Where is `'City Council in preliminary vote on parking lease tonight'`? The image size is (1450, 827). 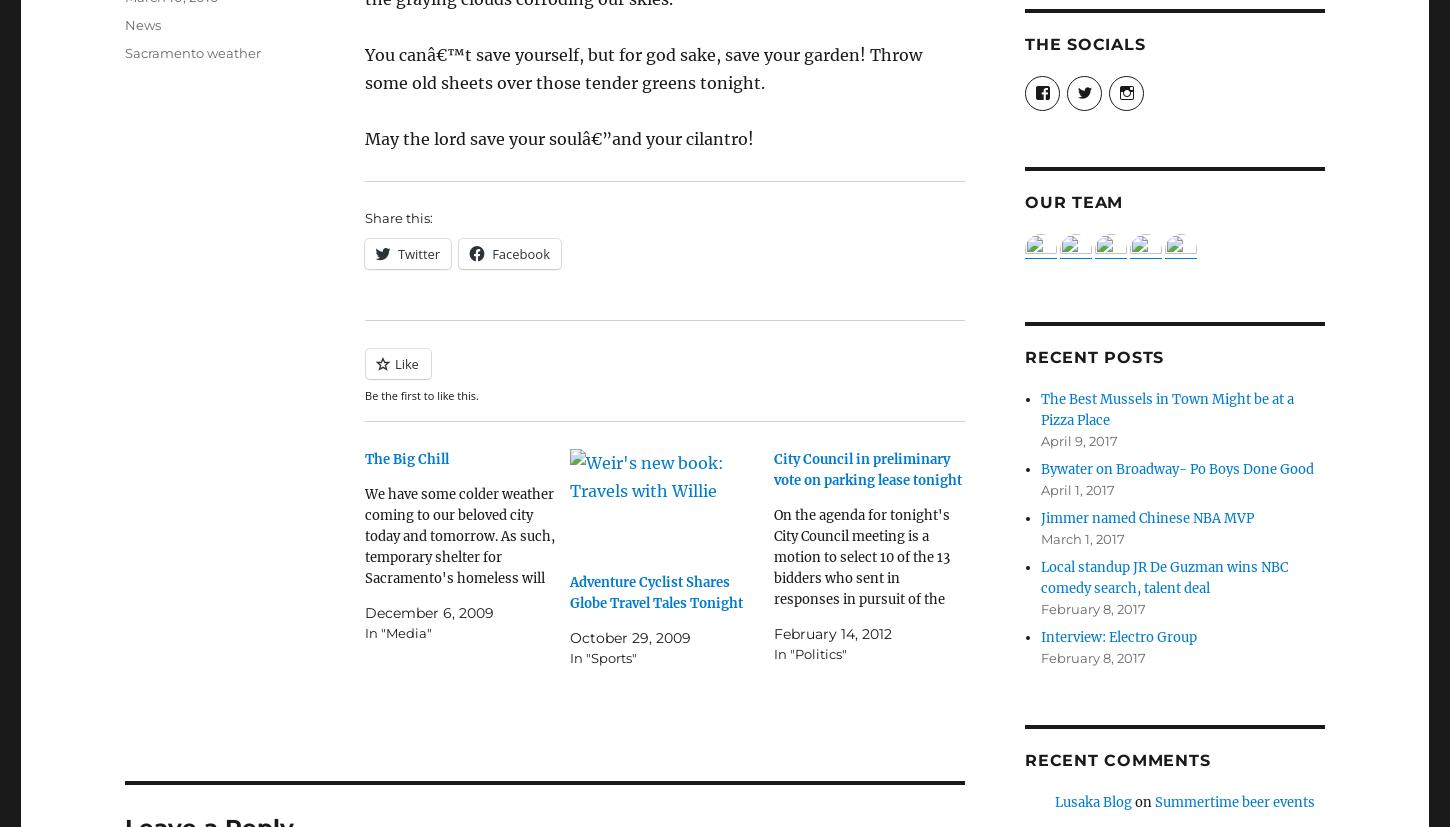
'City Council in preliminary vote on parking lease tonight' is located at coordinates (774, 469).